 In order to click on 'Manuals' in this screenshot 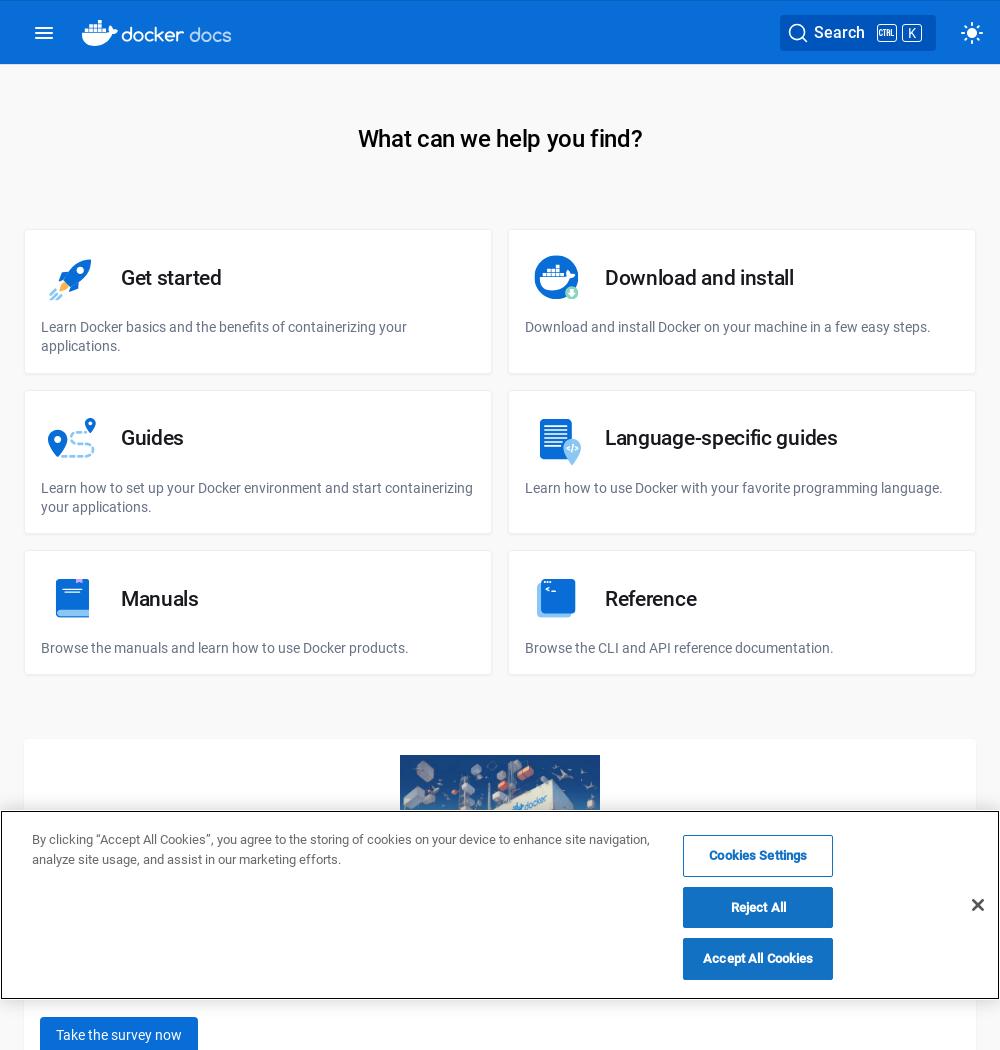, I will do `click(159, 596)`.